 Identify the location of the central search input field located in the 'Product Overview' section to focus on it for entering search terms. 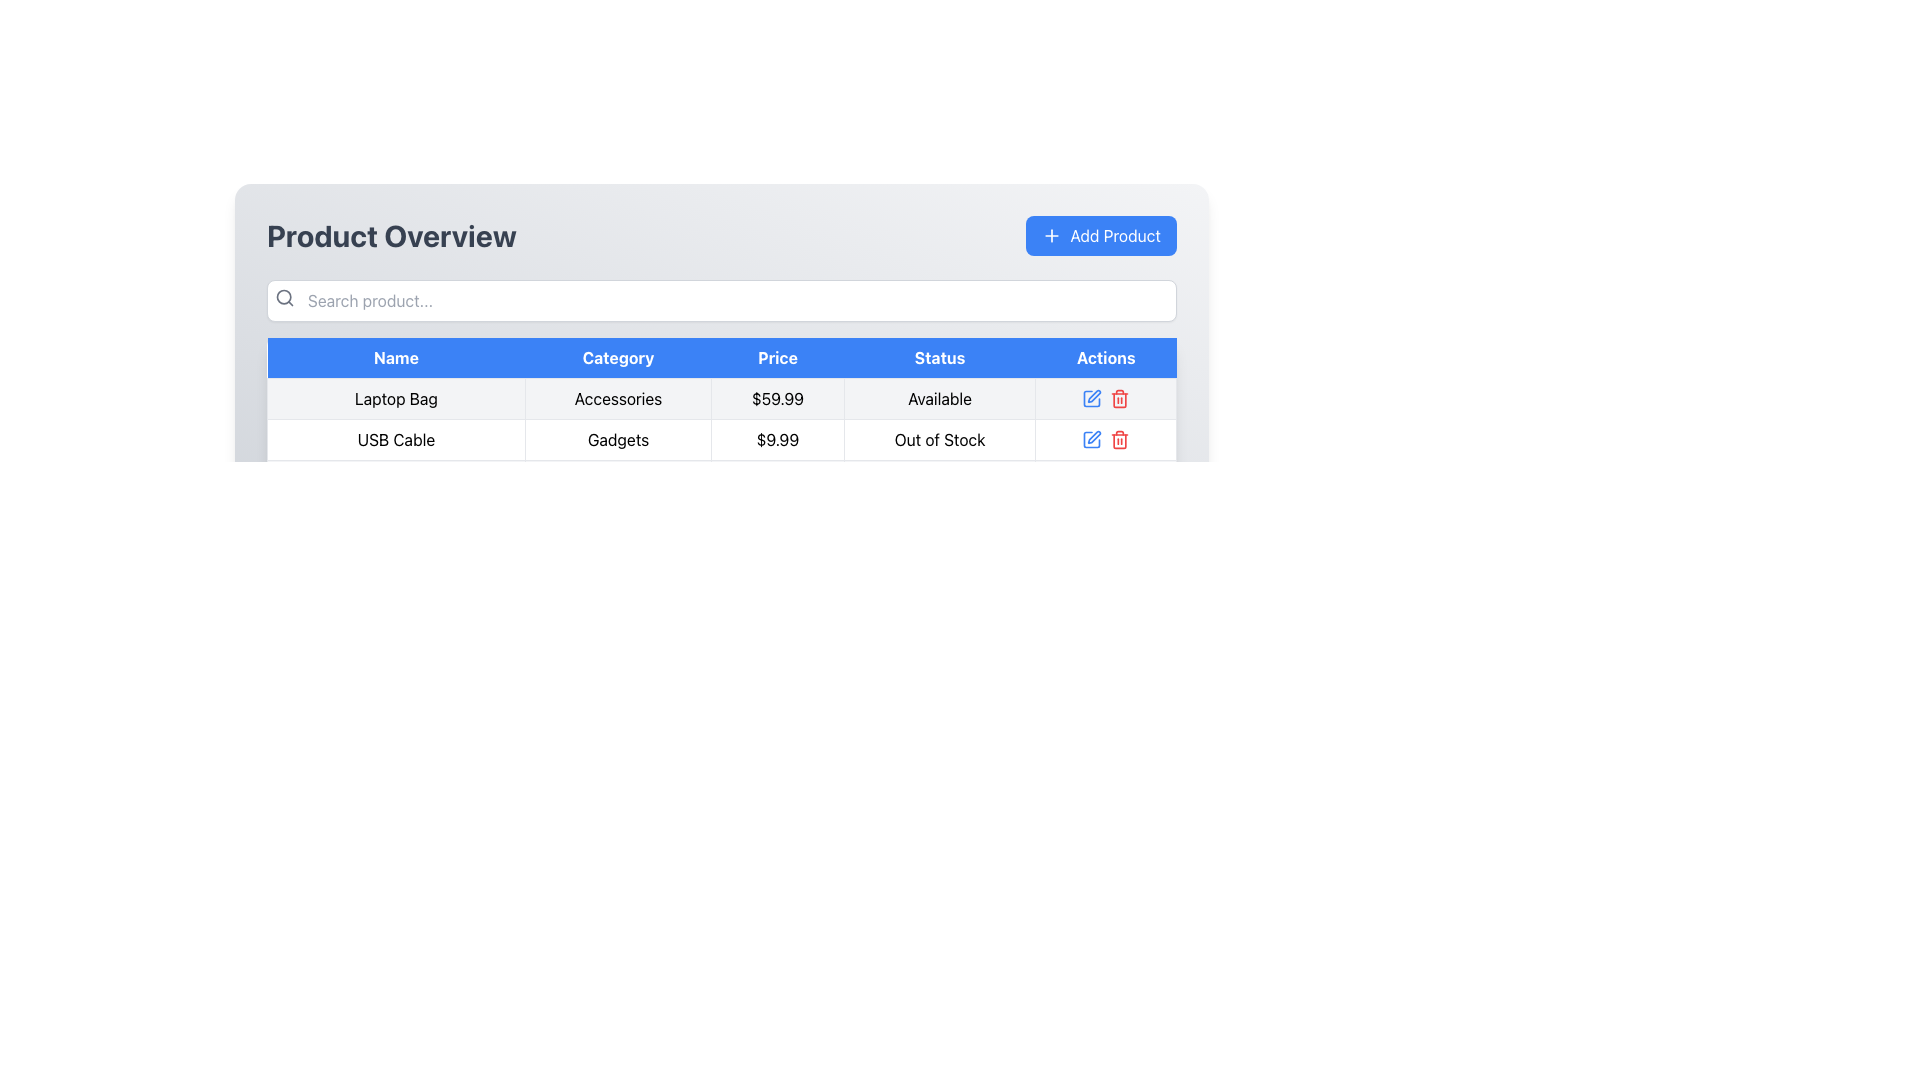
(720, 300).